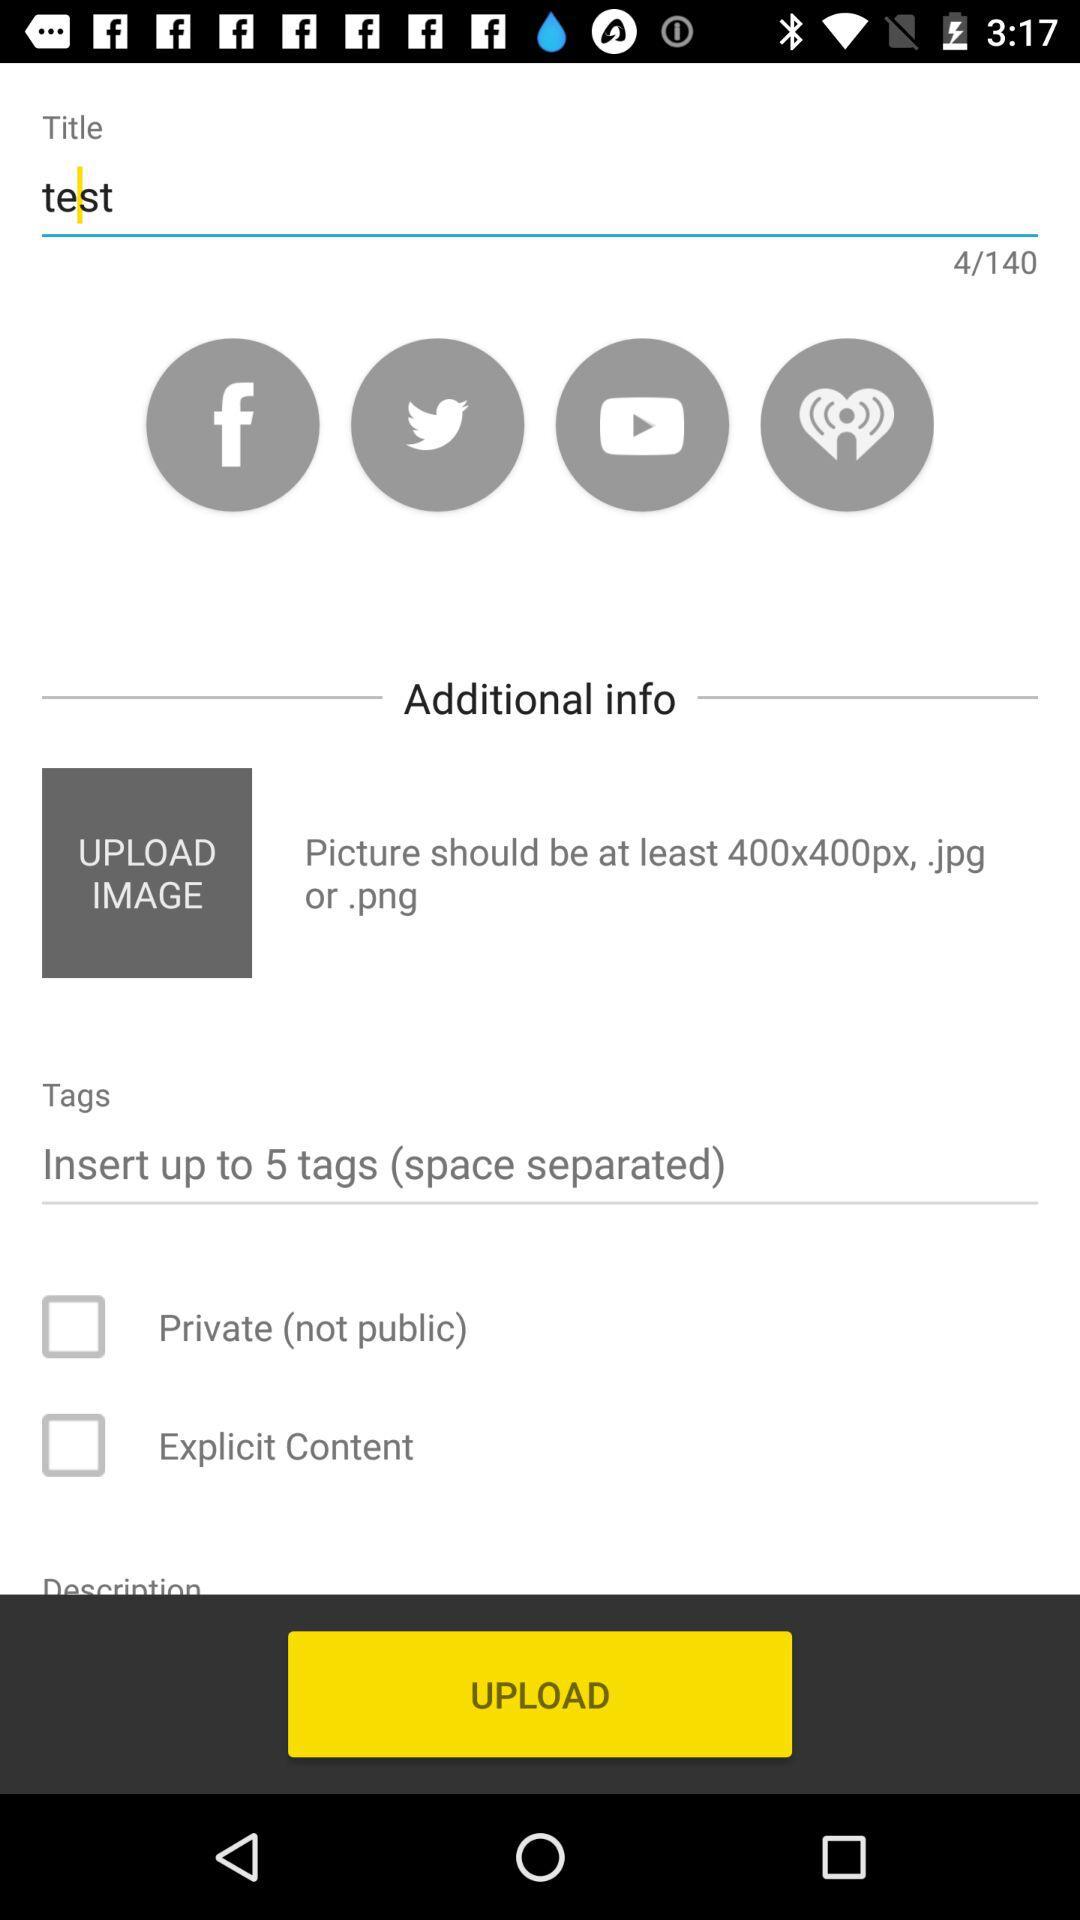 Image resolution: width=1080 pixels, height=1920 pixels. What do you see at coordinates (86, 1326) in the screenshot?
I see `make it private` at bounding box center [86, 1326].